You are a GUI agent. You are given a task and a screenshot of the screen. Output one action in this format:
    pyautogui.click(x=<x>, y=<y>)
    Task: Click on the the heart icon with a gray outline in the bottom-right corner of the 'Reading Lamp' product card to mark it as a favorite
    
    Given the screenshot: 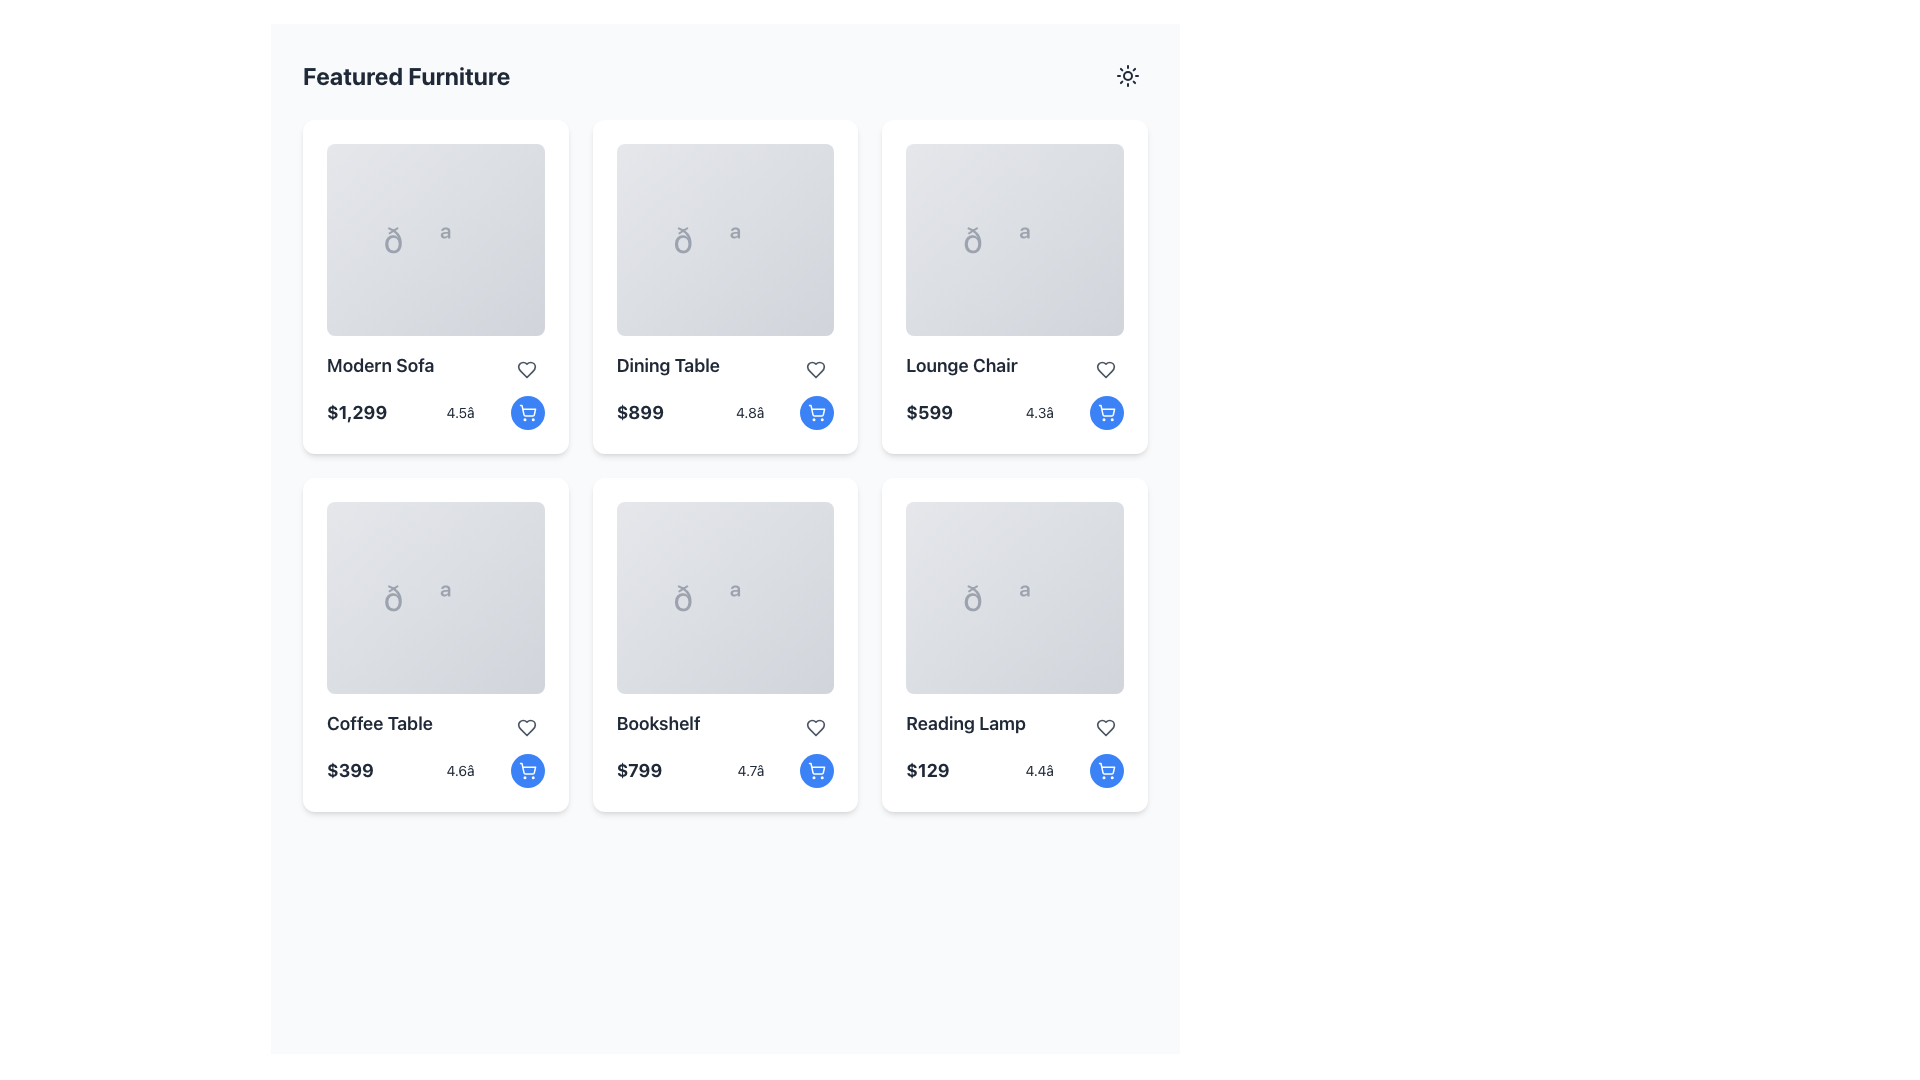 What is the action you would take?
    pyautogui.click(x=1104, y=728)
    